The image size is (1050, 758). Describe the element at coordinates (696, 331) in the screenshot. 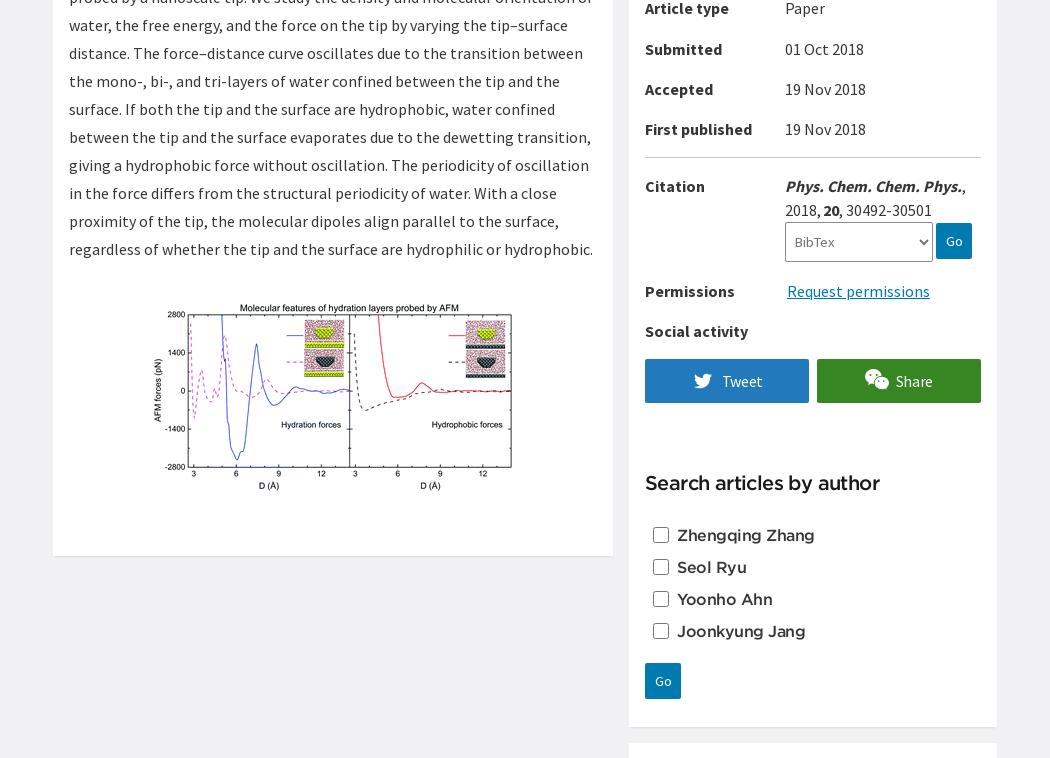

I see `'Social activity'` at that location.